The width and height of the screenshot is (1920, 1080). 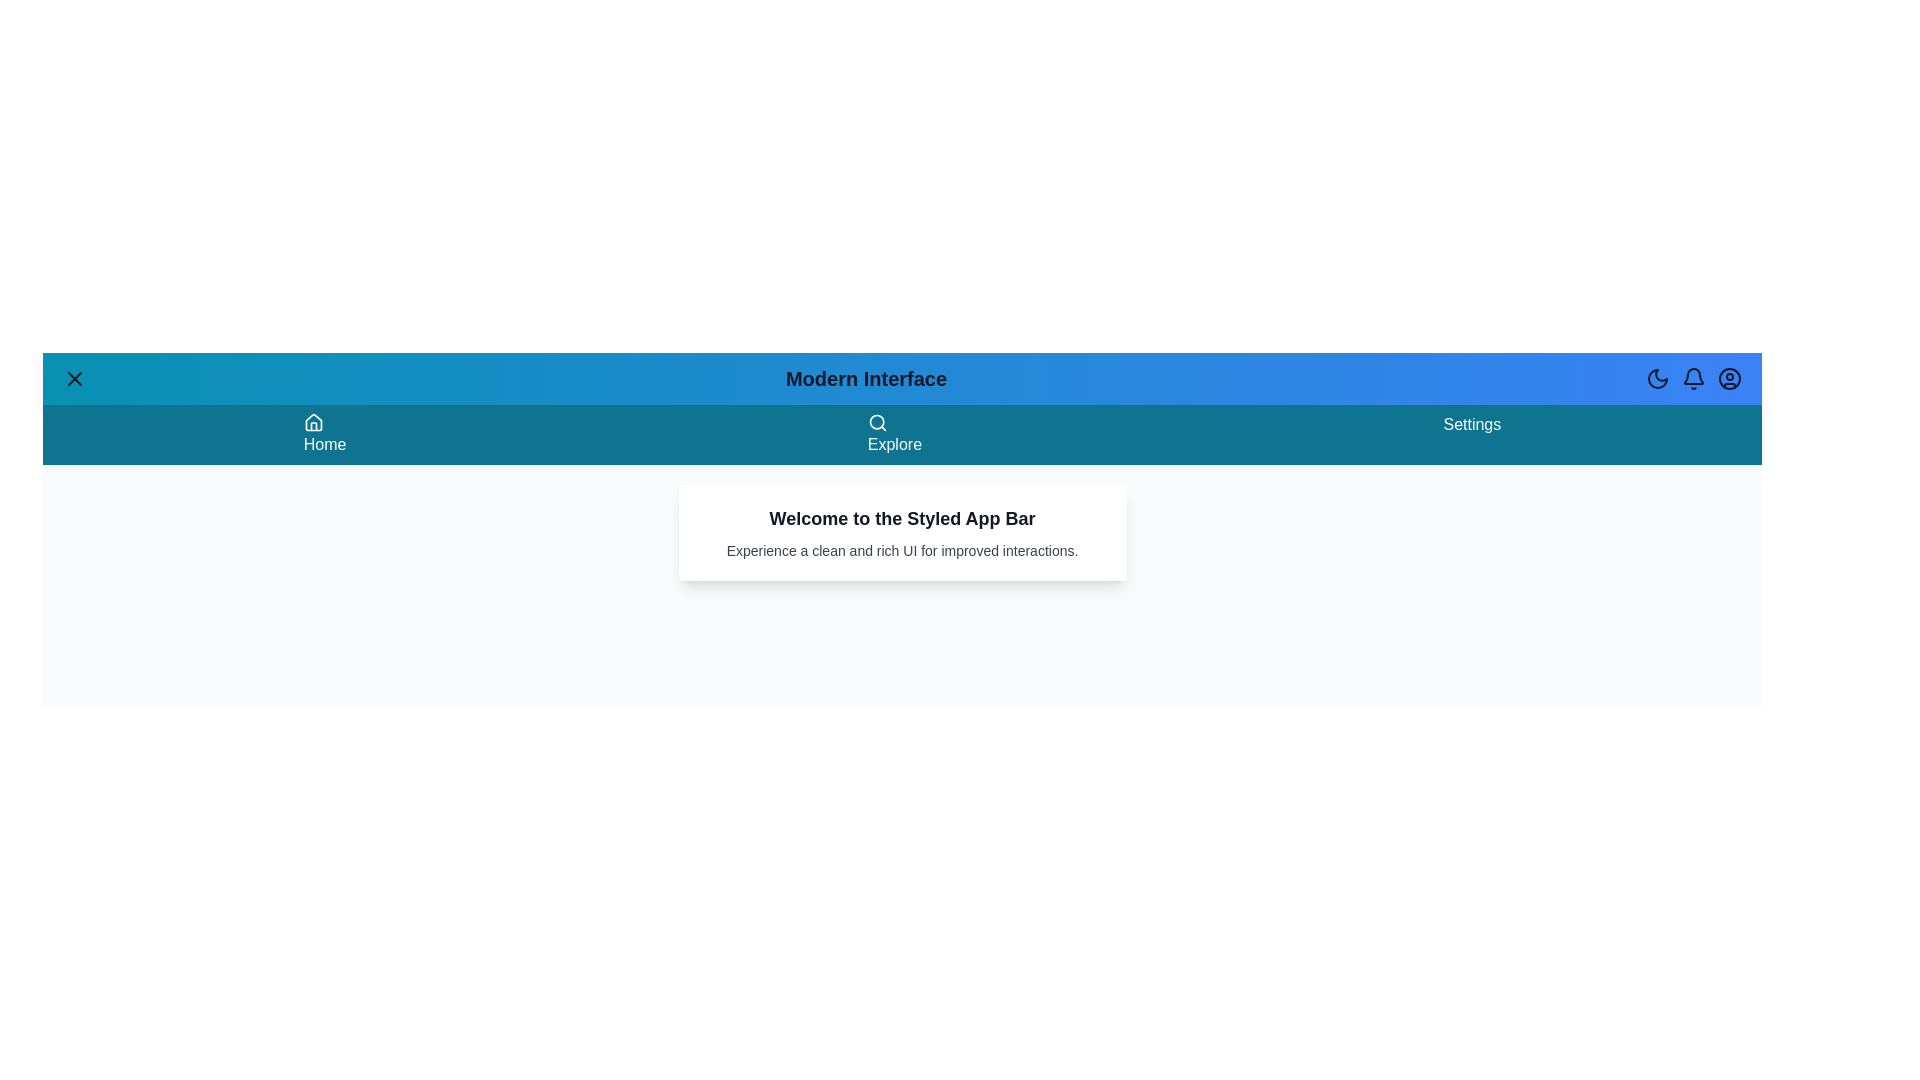 I want to click on the bell icon to access notifications, so click(x=1693, y=378).